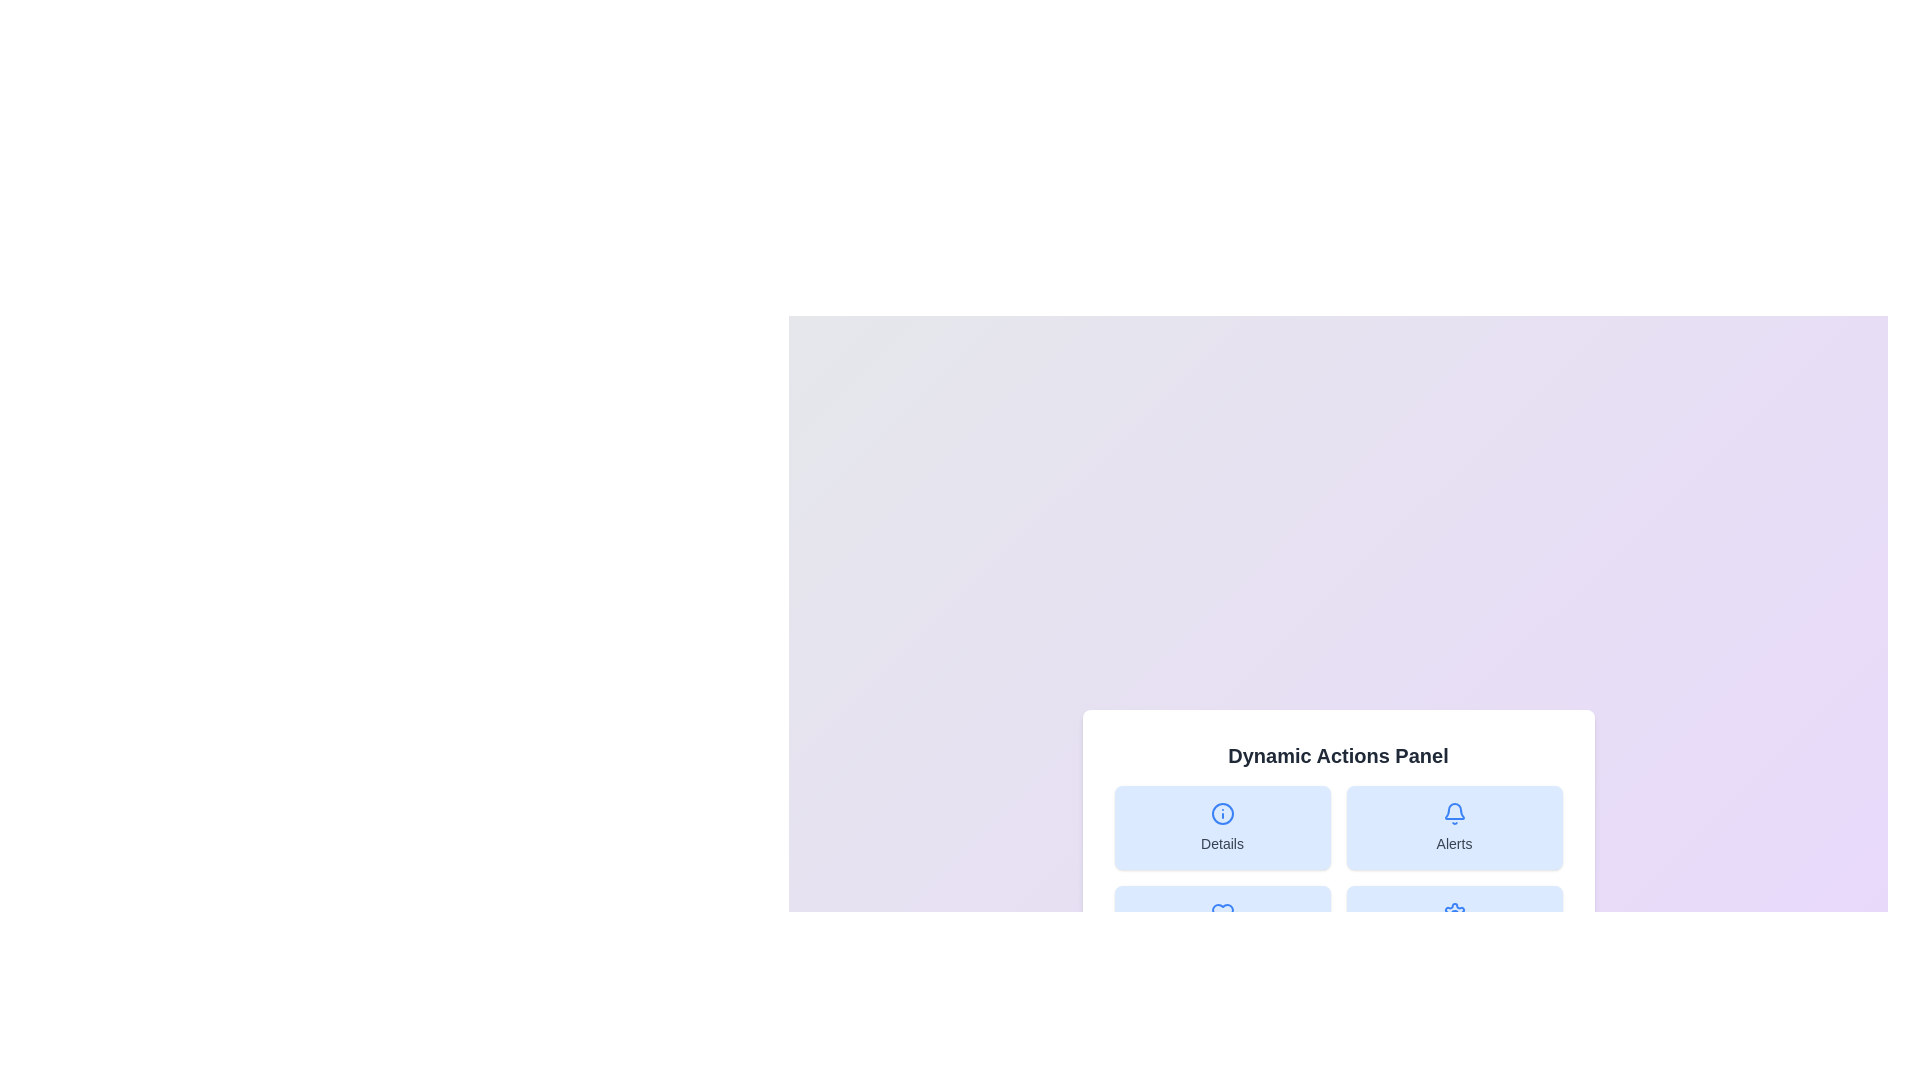 This screenshot has height=1080, width=1920. I want to click on the circular information icon with a blue outline, located centrally within the 'Details' card under the 'Dynamic Actions Panel', so click(1221, 813).